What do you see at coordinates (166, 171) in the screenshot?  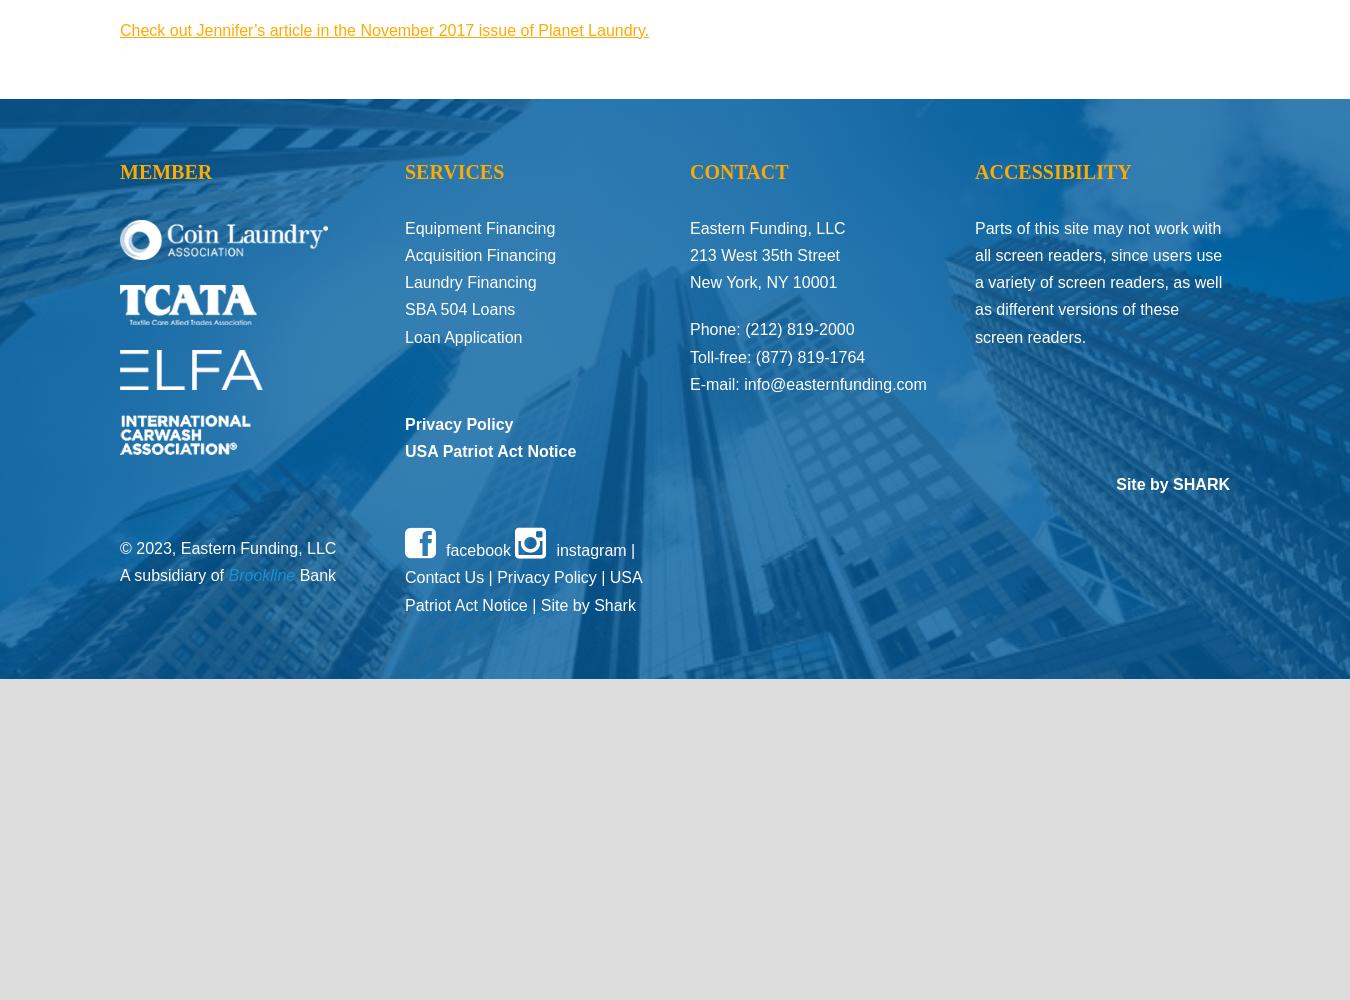 I see `'Member'` at bounding box center [166, 171].